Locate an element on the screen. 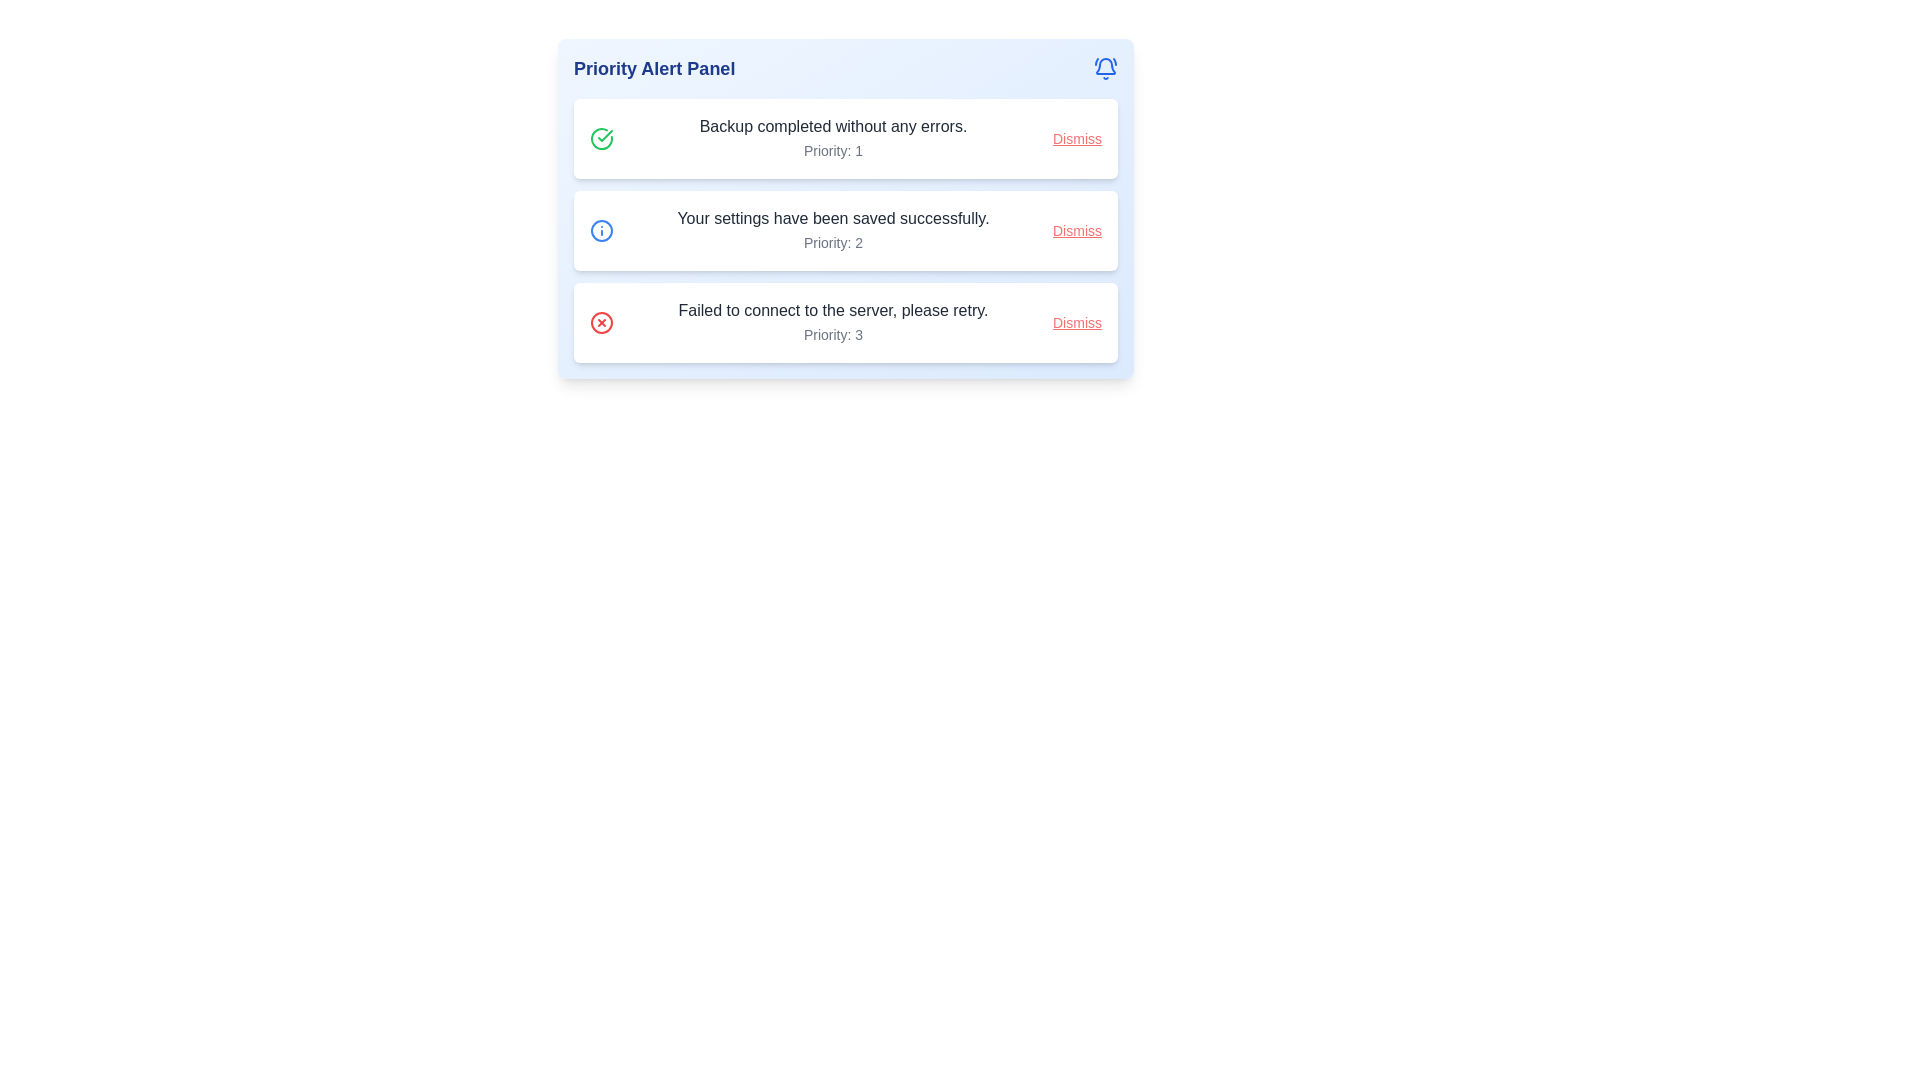 This screenshot has width=1920, height=1080. error message displayed on the Notification card indicating a failed server connection, which is the third notification in a vertical list is located at coordinates (845, 322).